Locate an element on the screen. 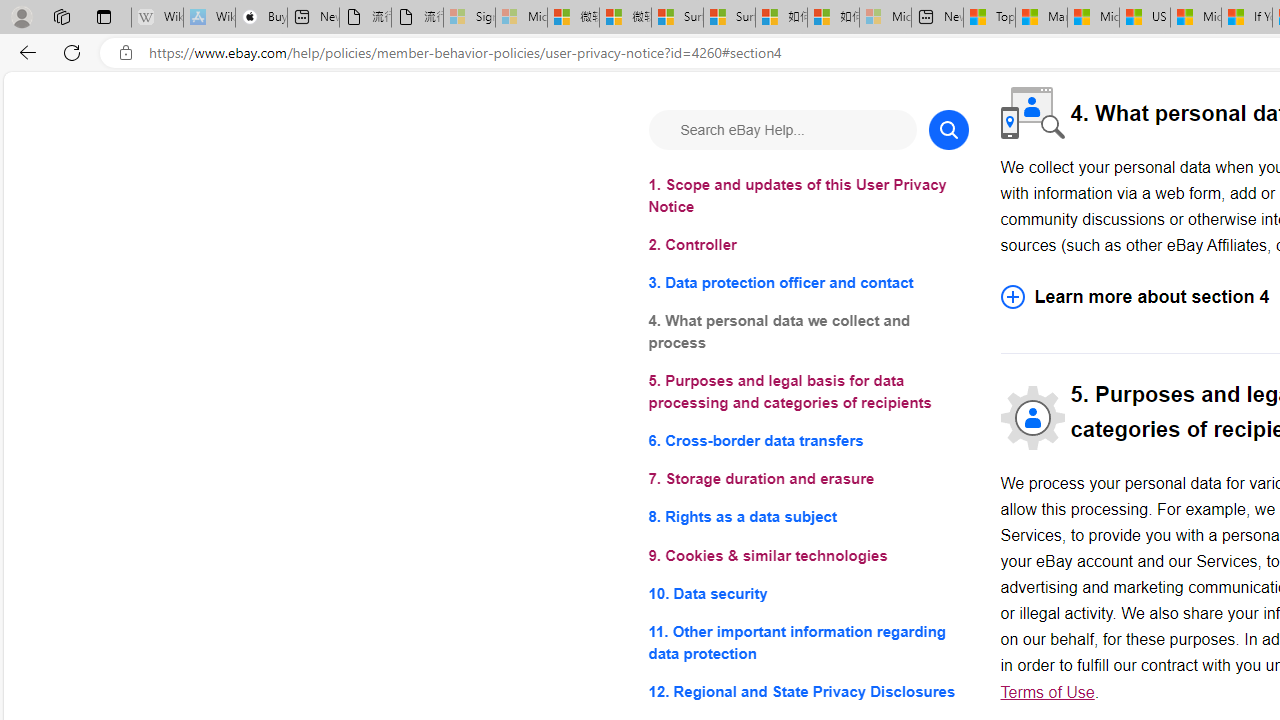  '9. Cookies & similar technologies' is located at coordinates (808, 555).